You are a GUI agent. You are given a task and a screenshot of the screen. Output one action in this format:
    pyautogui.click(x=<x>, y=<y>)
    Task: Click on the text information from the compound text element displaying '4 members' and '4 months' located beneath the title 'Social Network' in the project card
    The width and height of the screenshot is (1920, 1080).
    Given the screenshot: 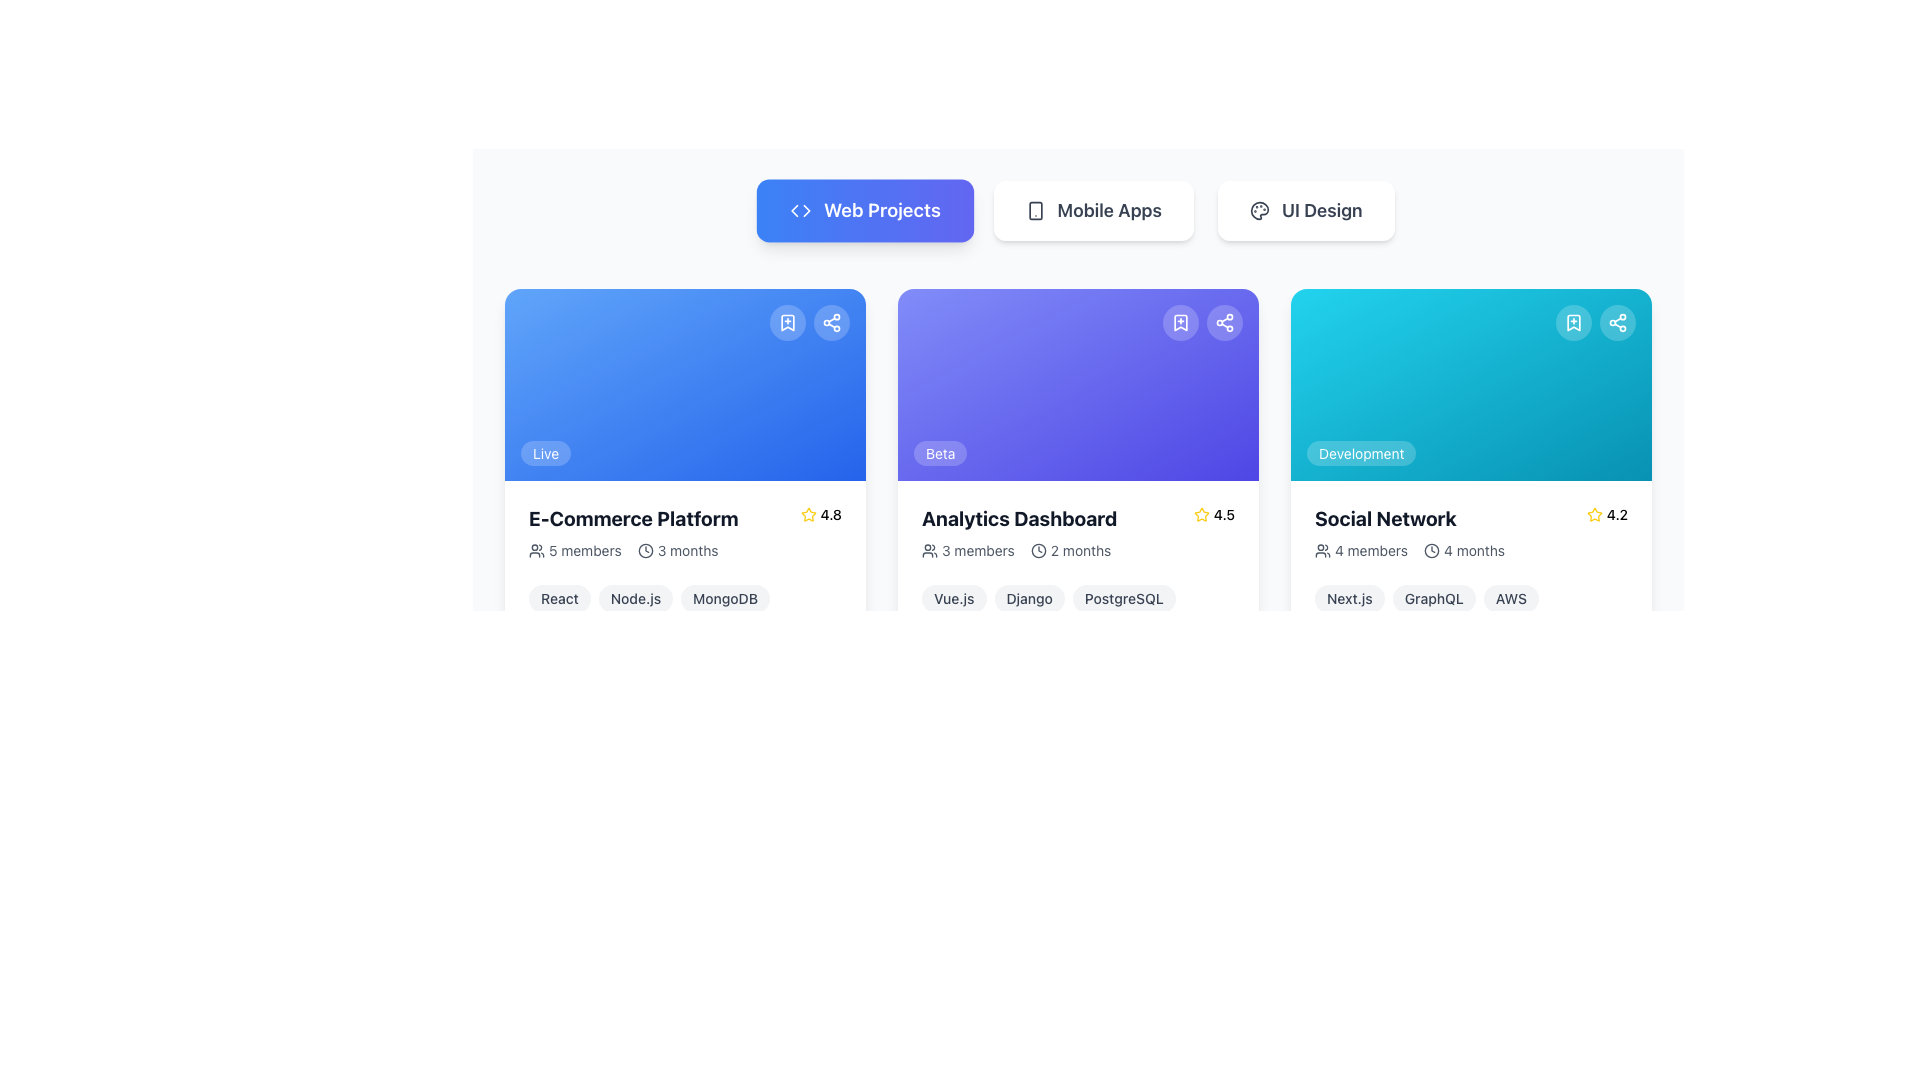 What is the action you would take?
    pyautogui.click(x=1471, y=551)
    